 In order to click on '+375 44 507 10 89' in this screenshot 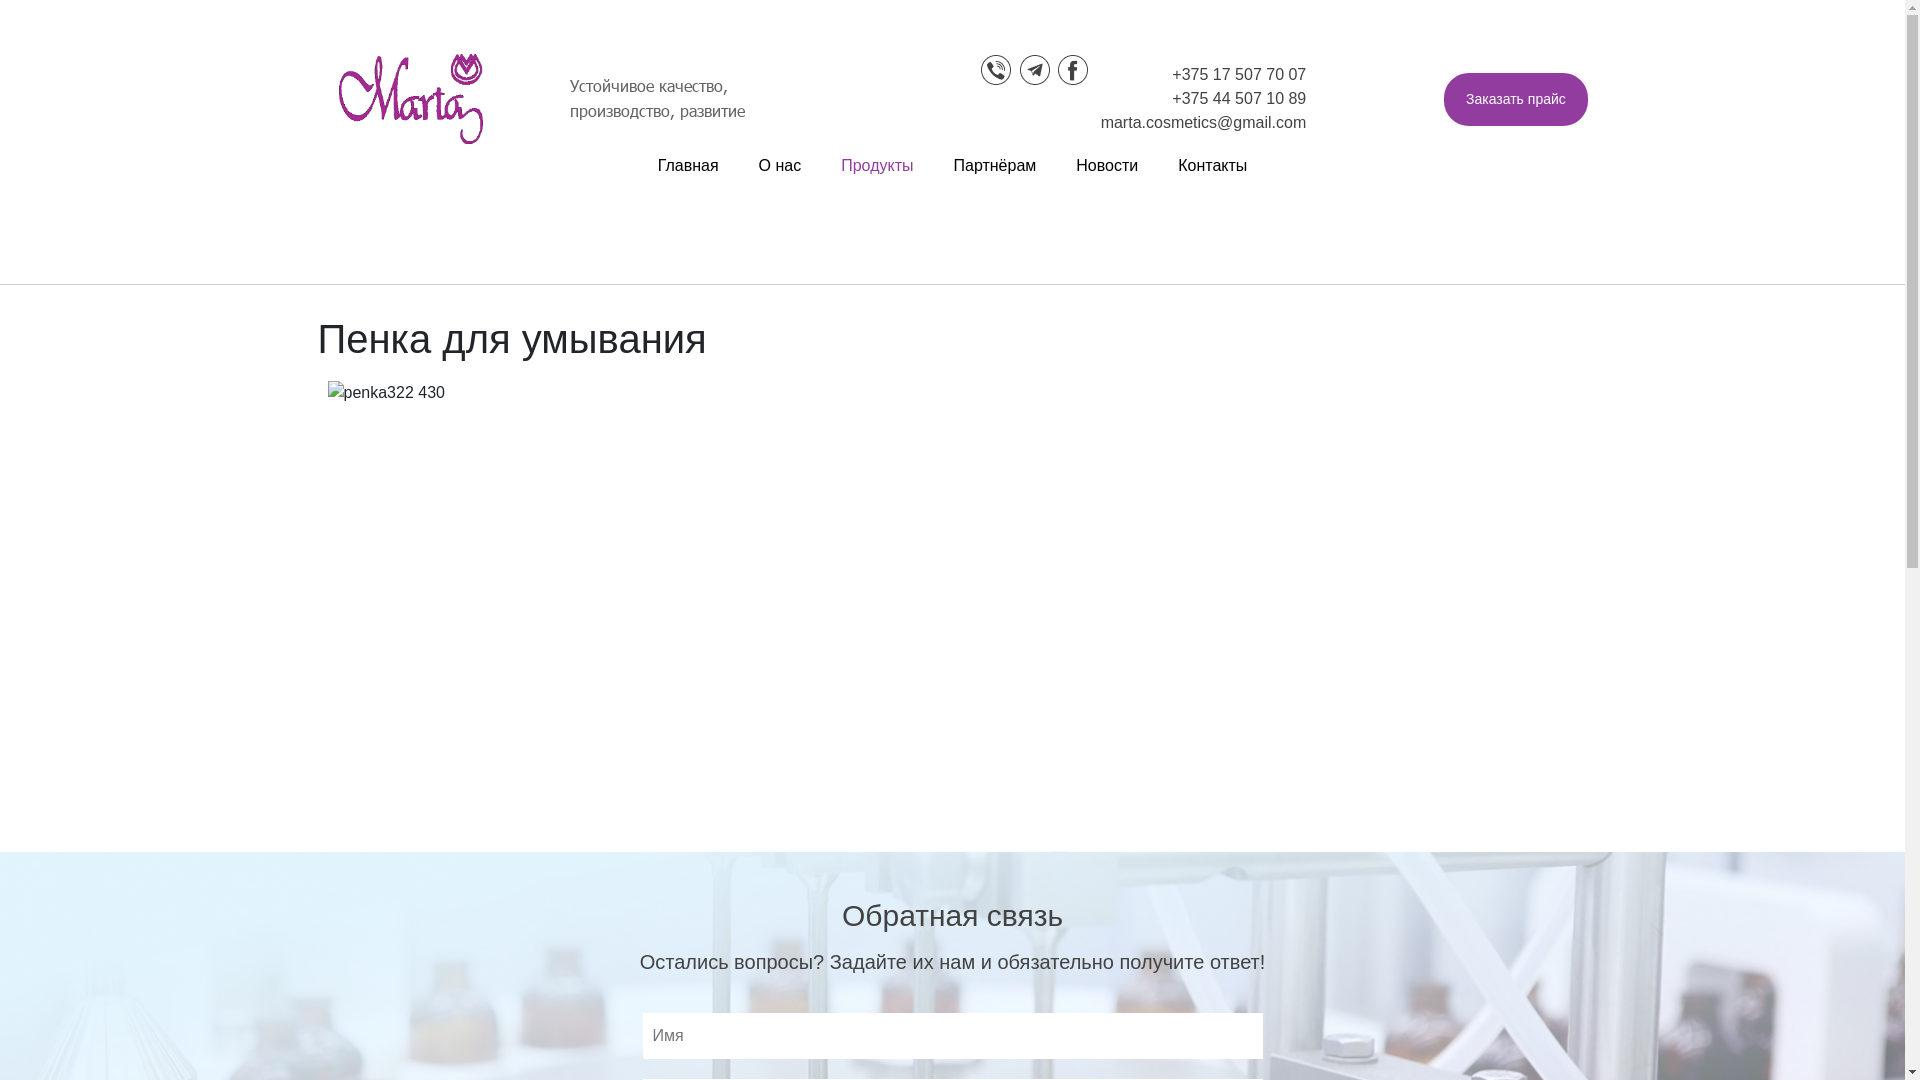, I will do `click(1171, 98)`.